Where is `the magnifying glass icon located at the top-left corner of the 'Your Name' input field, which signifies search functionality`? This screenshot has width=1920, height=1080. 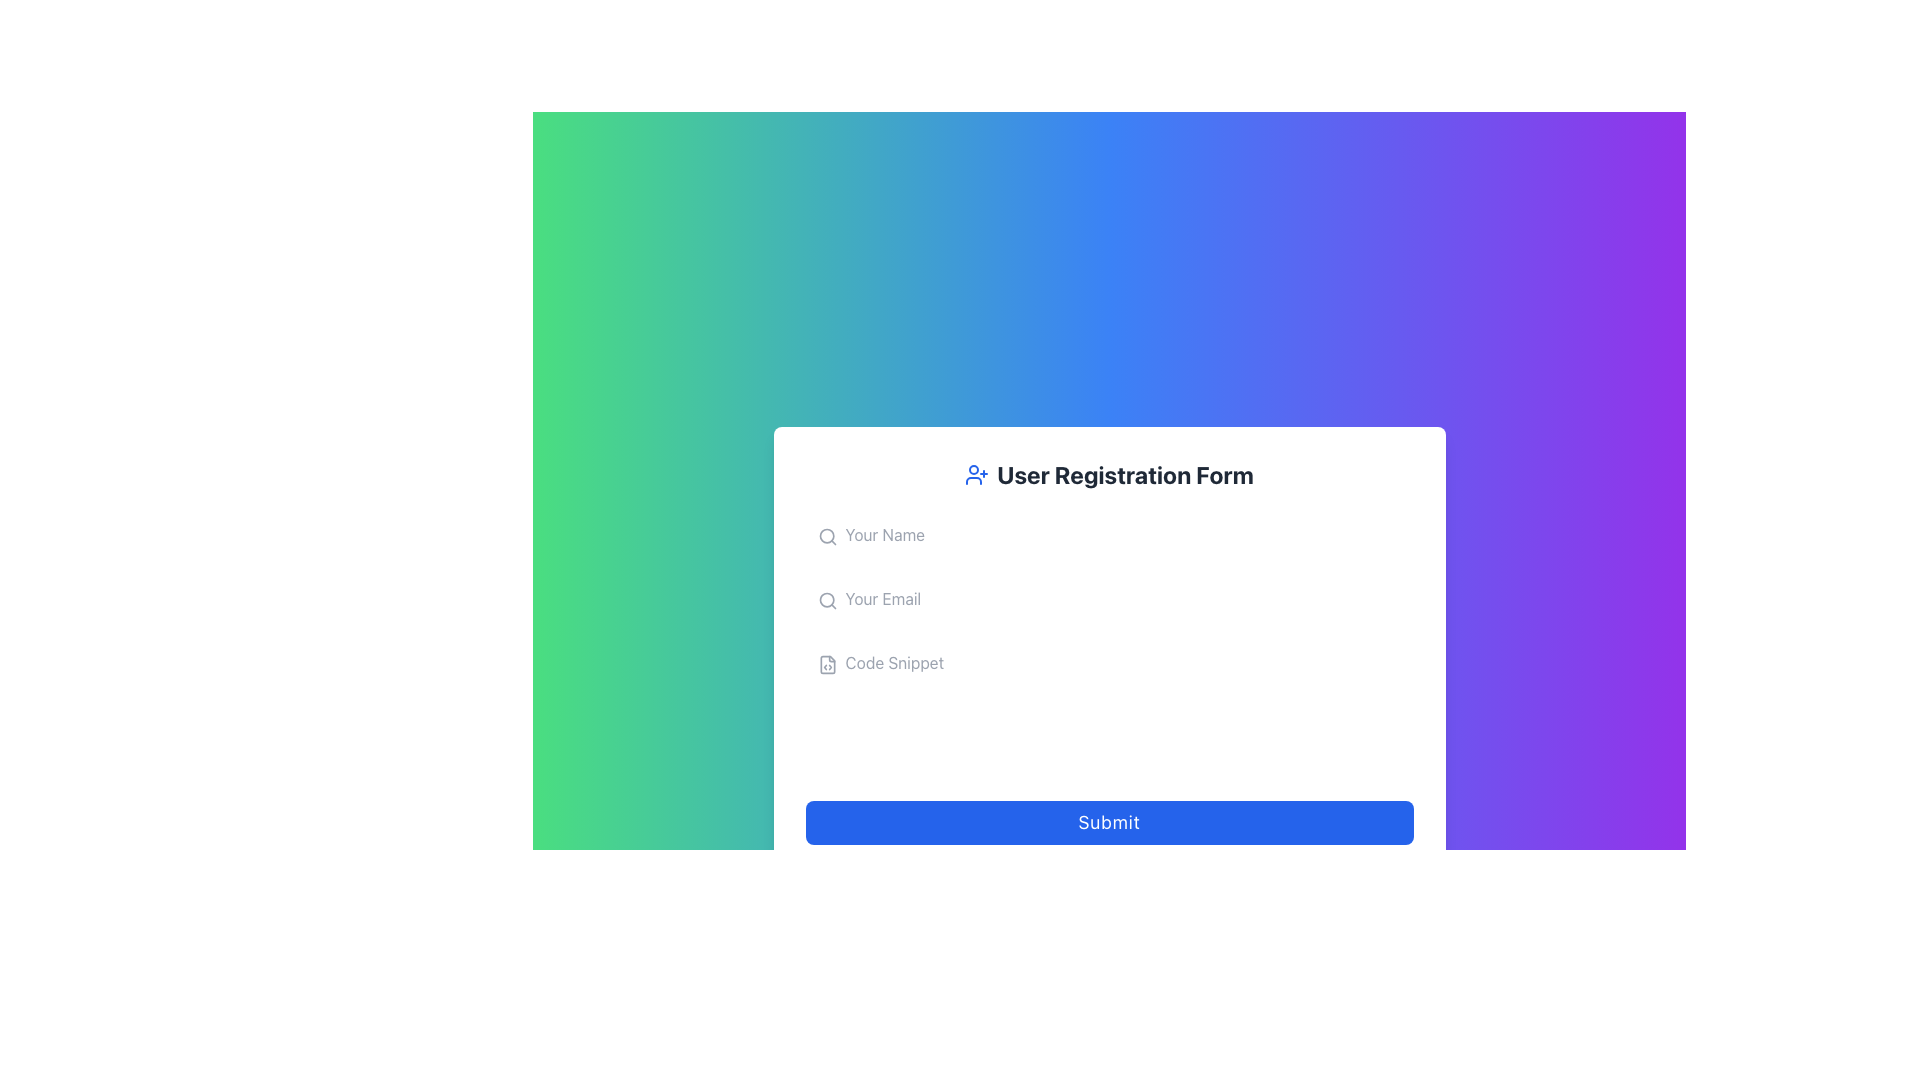 the magnifying glass icon located at the top-left corner of the 'Your Name' input field, which signifies search functionality is located at coordinates (827, 535).